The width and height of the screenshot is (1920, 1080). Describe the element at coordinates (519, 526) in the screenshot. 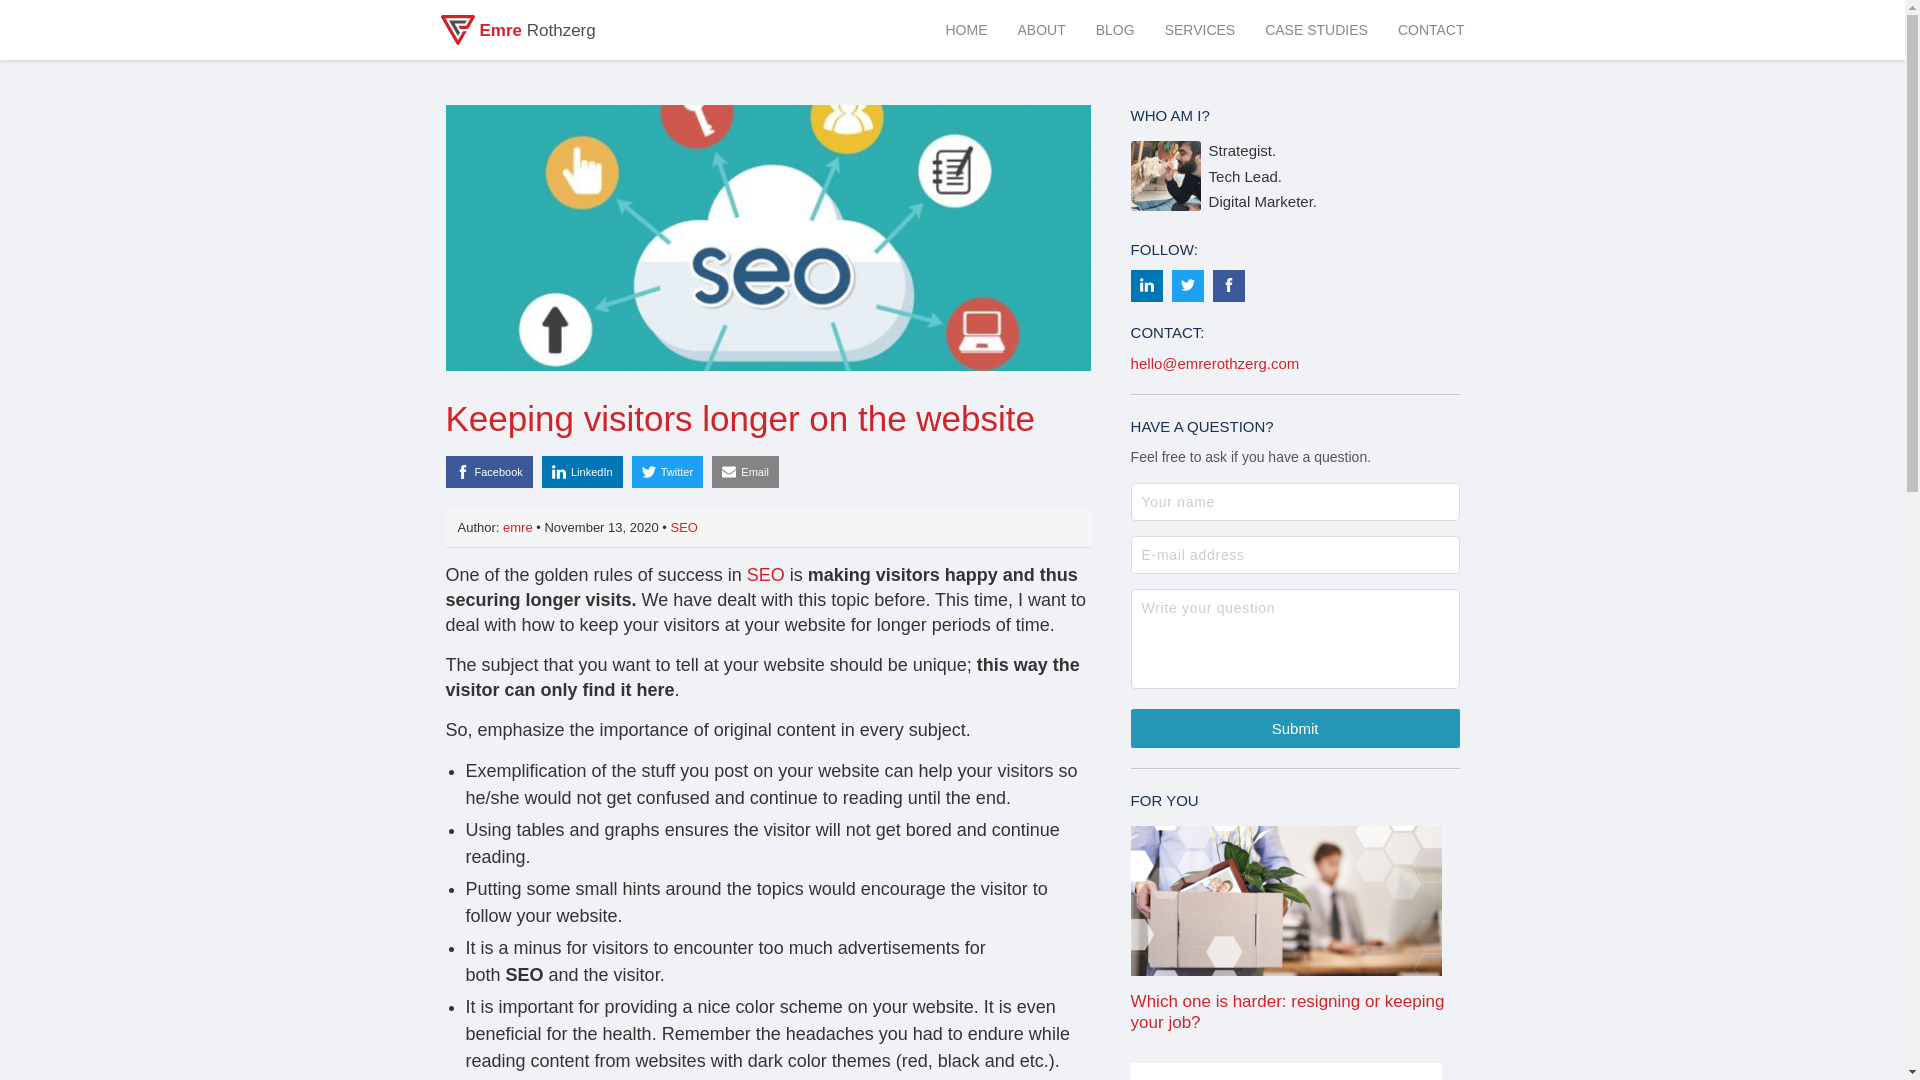

I see `'emre'` at that location.